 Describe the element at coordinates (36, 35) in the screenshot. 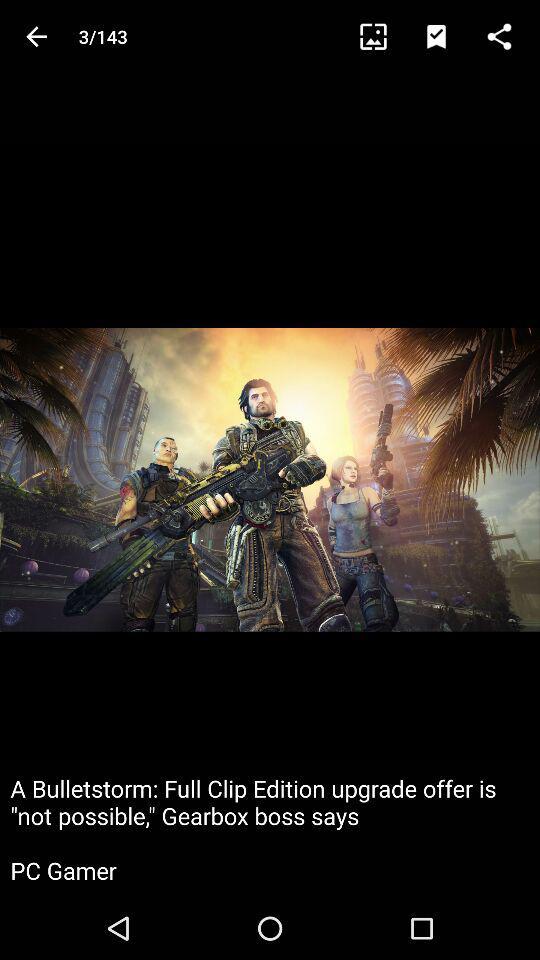

I see `the icon above the a bulletstorm full item` at that location.